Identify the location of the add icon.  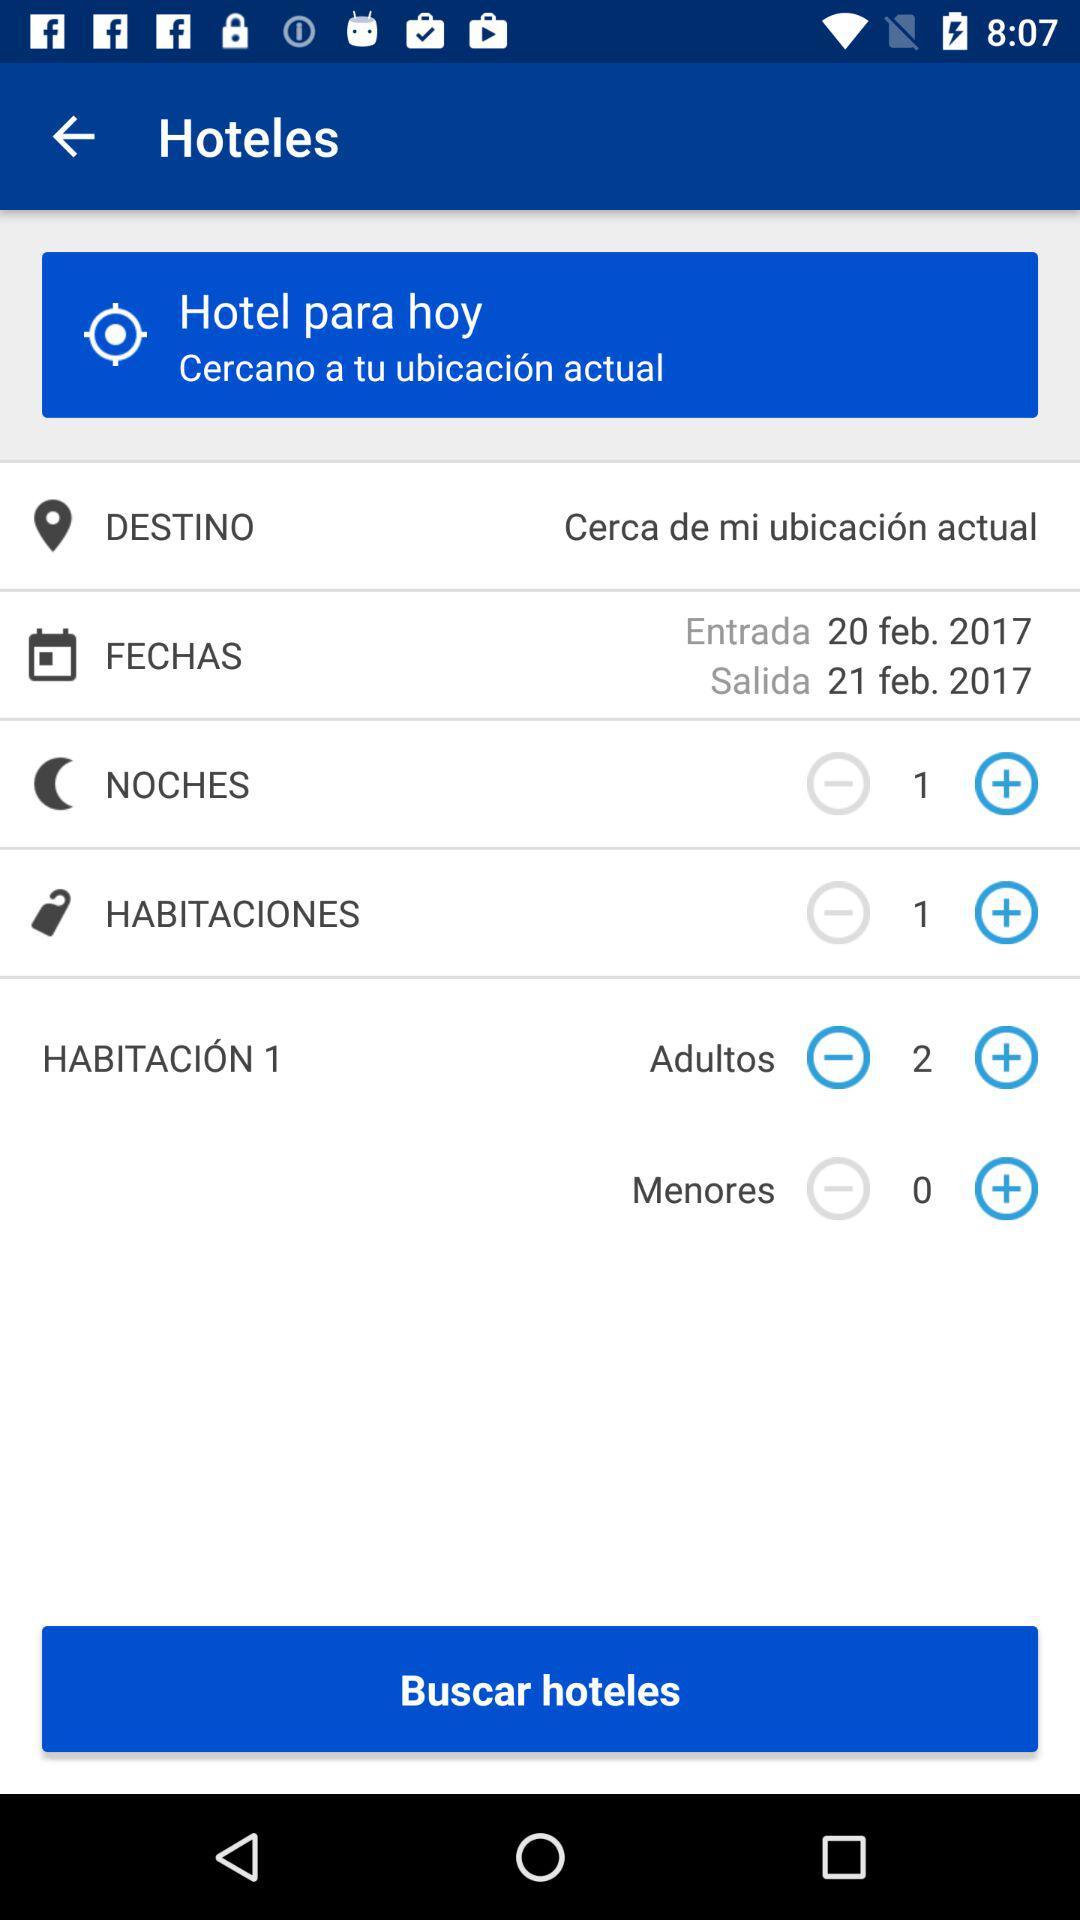
(1006, 782).